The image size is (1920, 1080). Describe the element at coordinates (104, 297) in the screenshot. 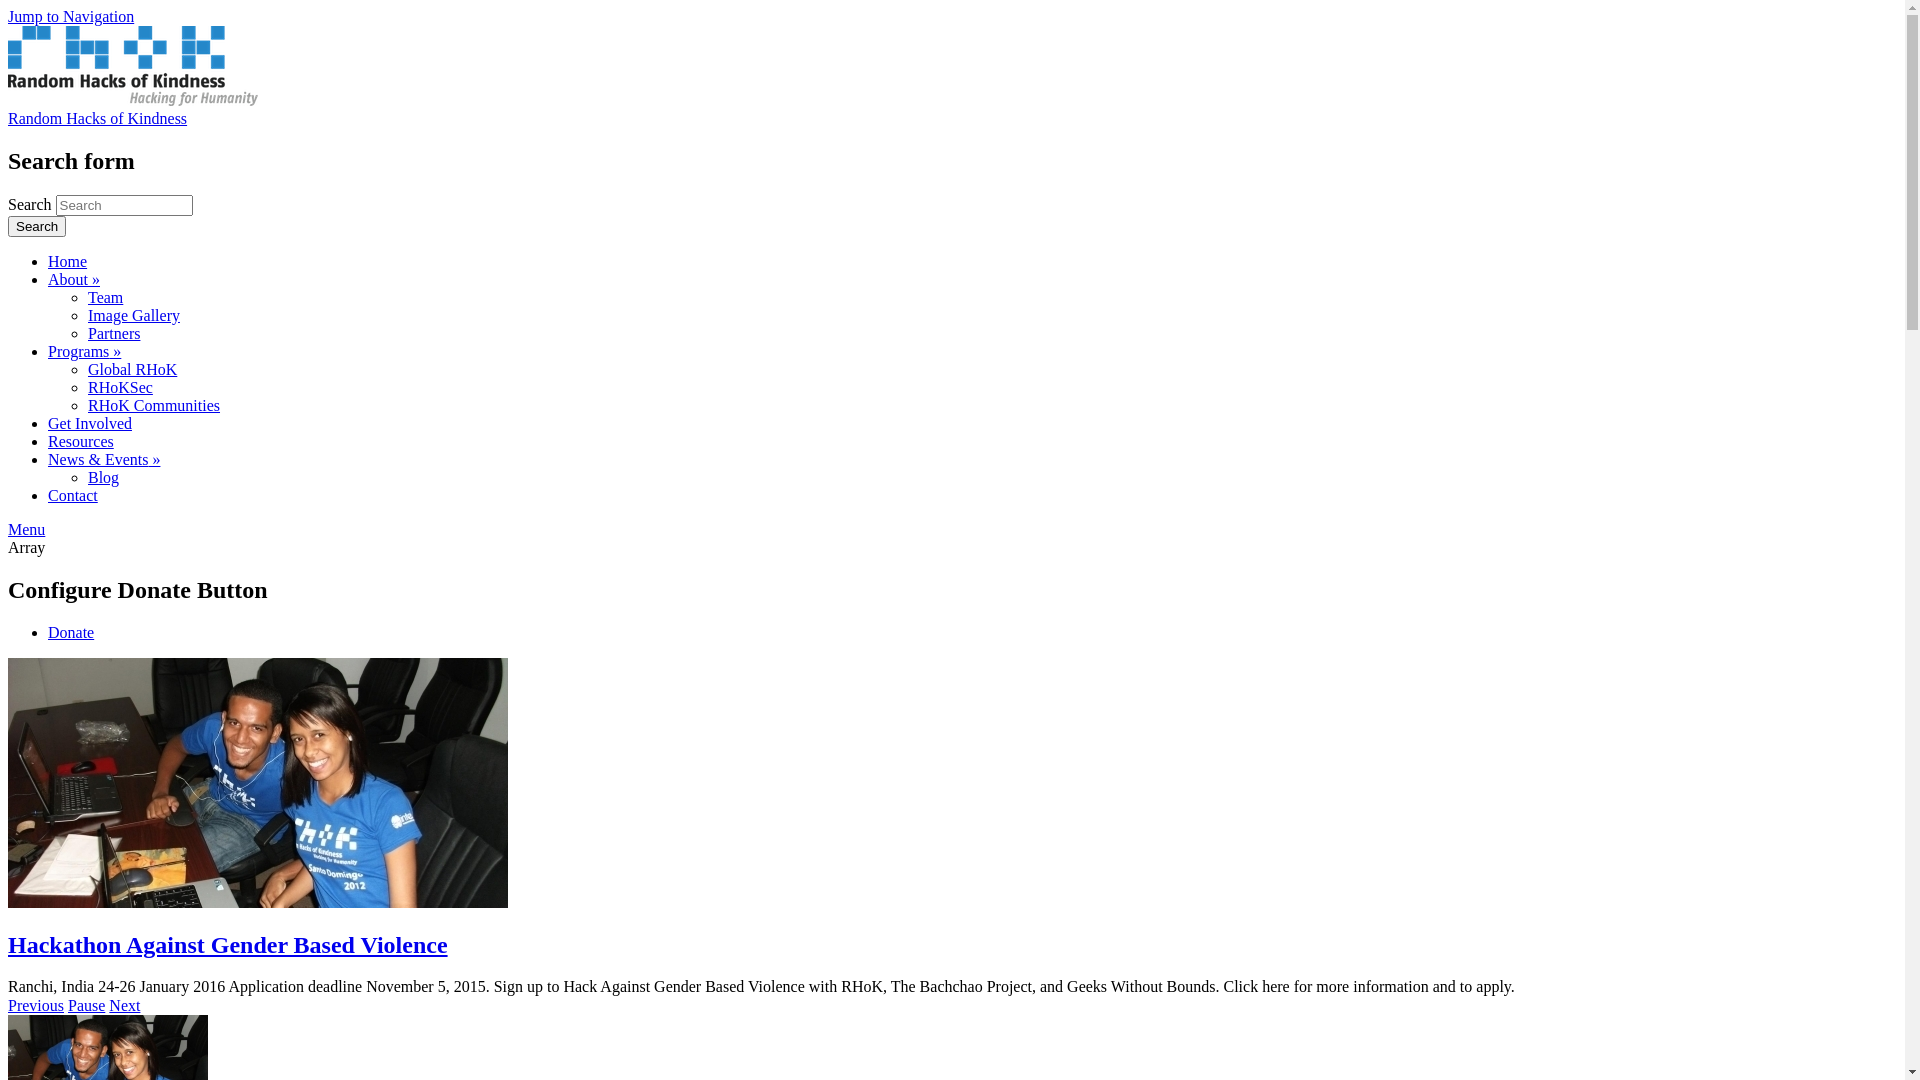

I see `'Team'` at that location.